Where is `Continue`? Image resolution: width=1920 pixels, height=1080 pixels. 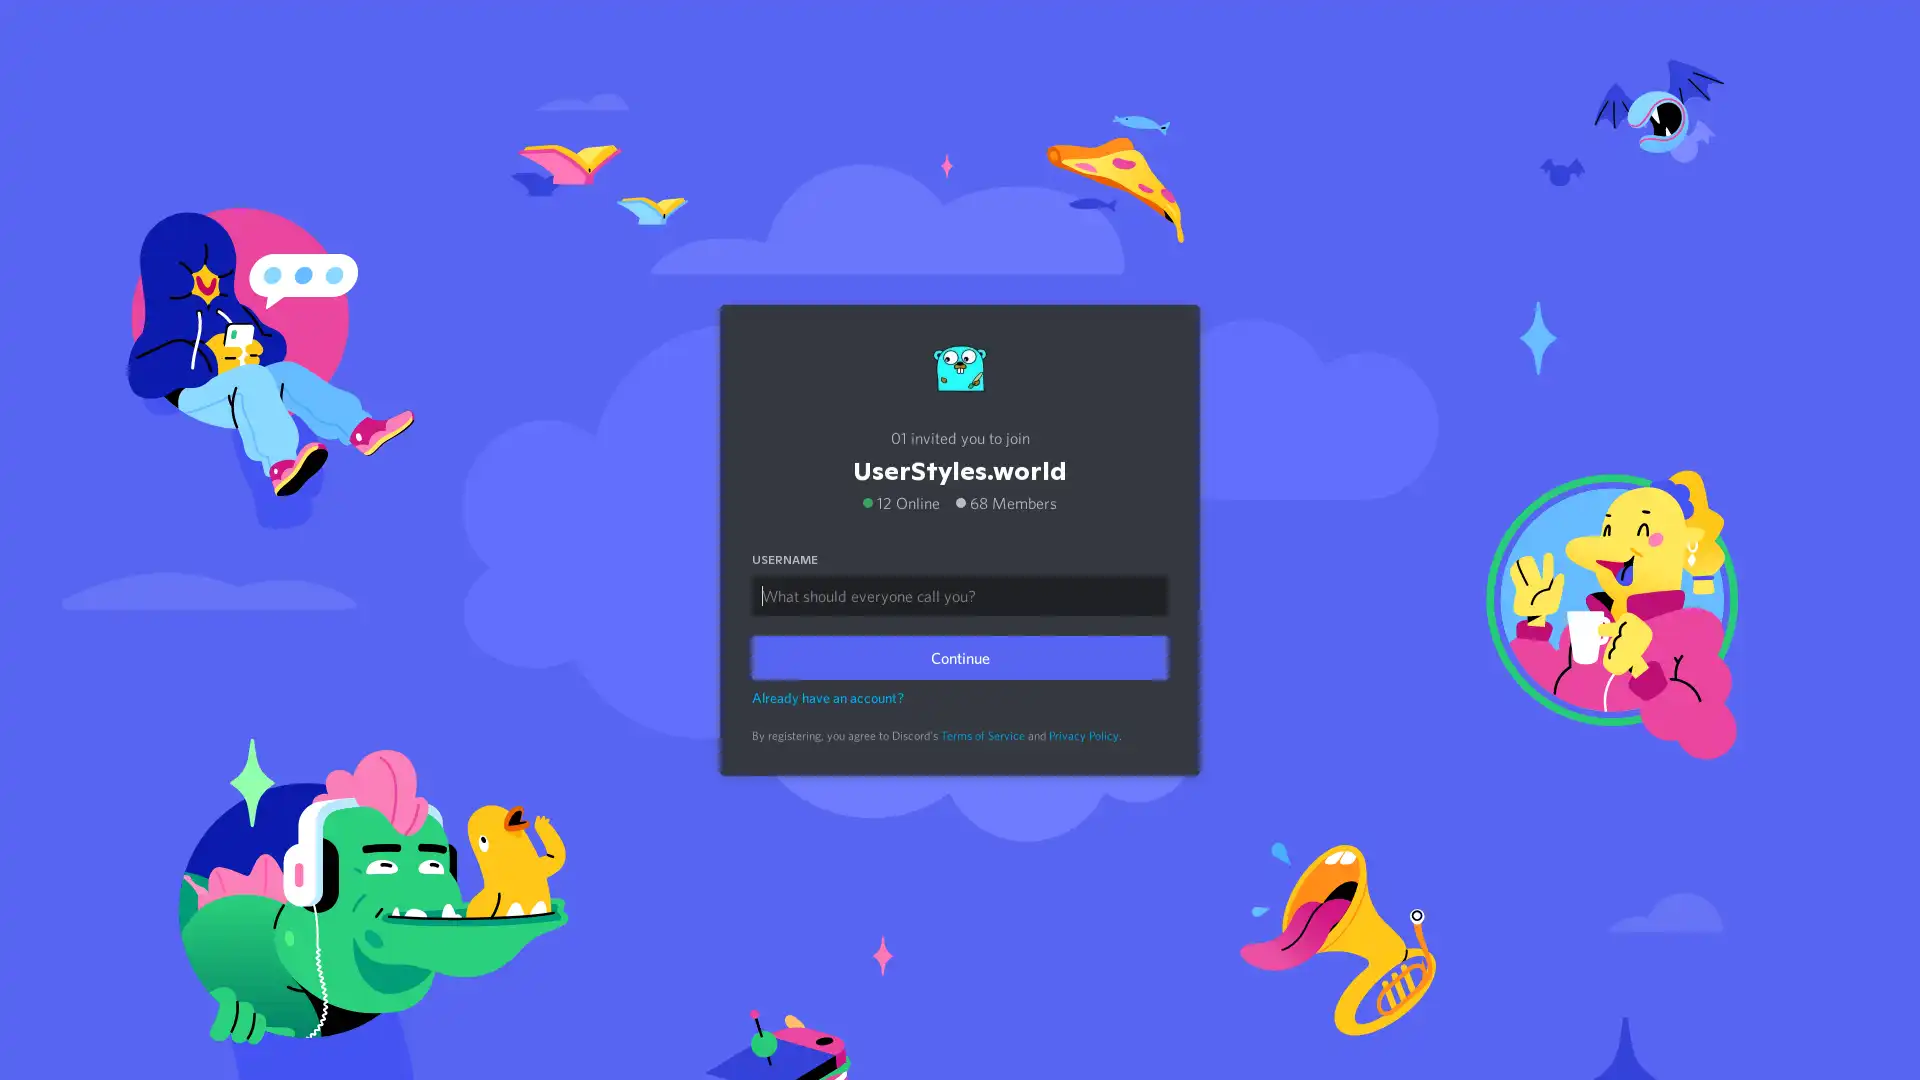 Continue is located at coordinates (960, 656).